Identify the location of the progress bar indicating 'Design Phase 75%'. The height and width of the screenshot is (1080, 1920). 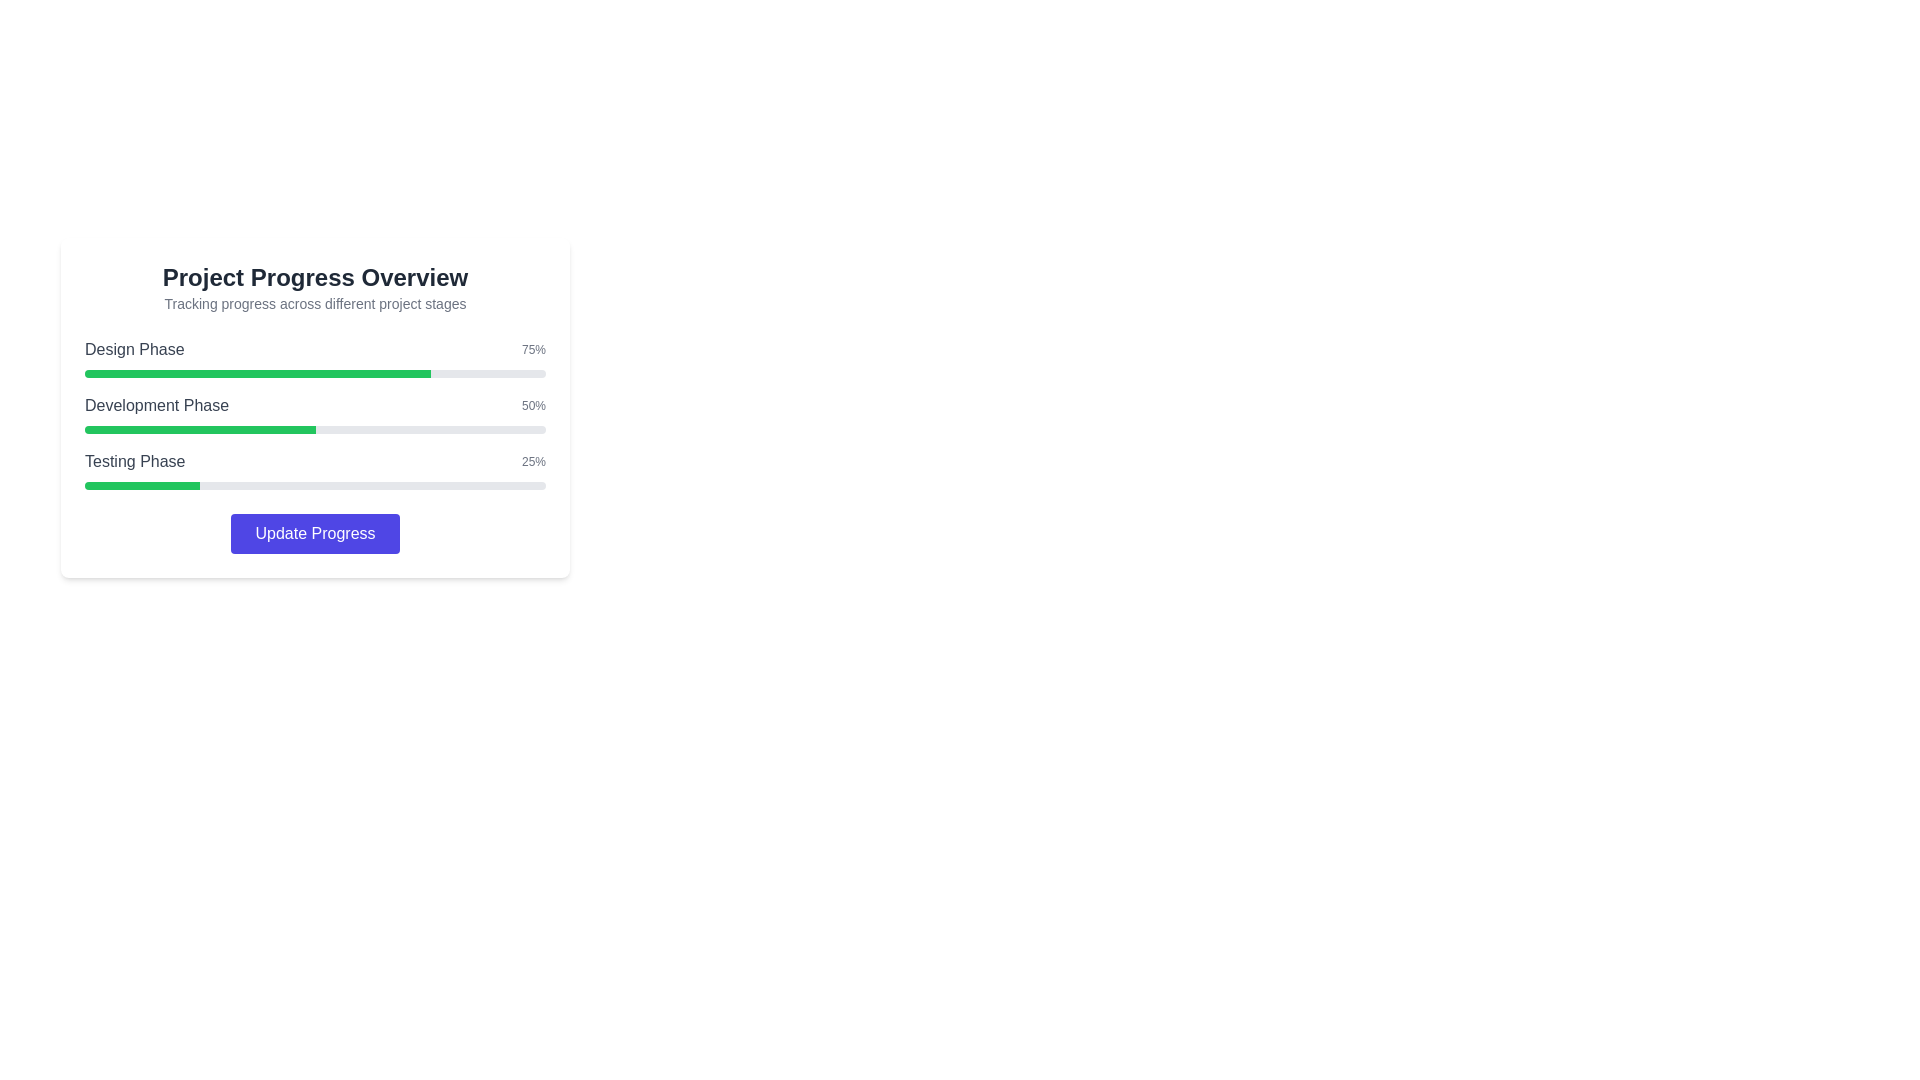
(314, 374).